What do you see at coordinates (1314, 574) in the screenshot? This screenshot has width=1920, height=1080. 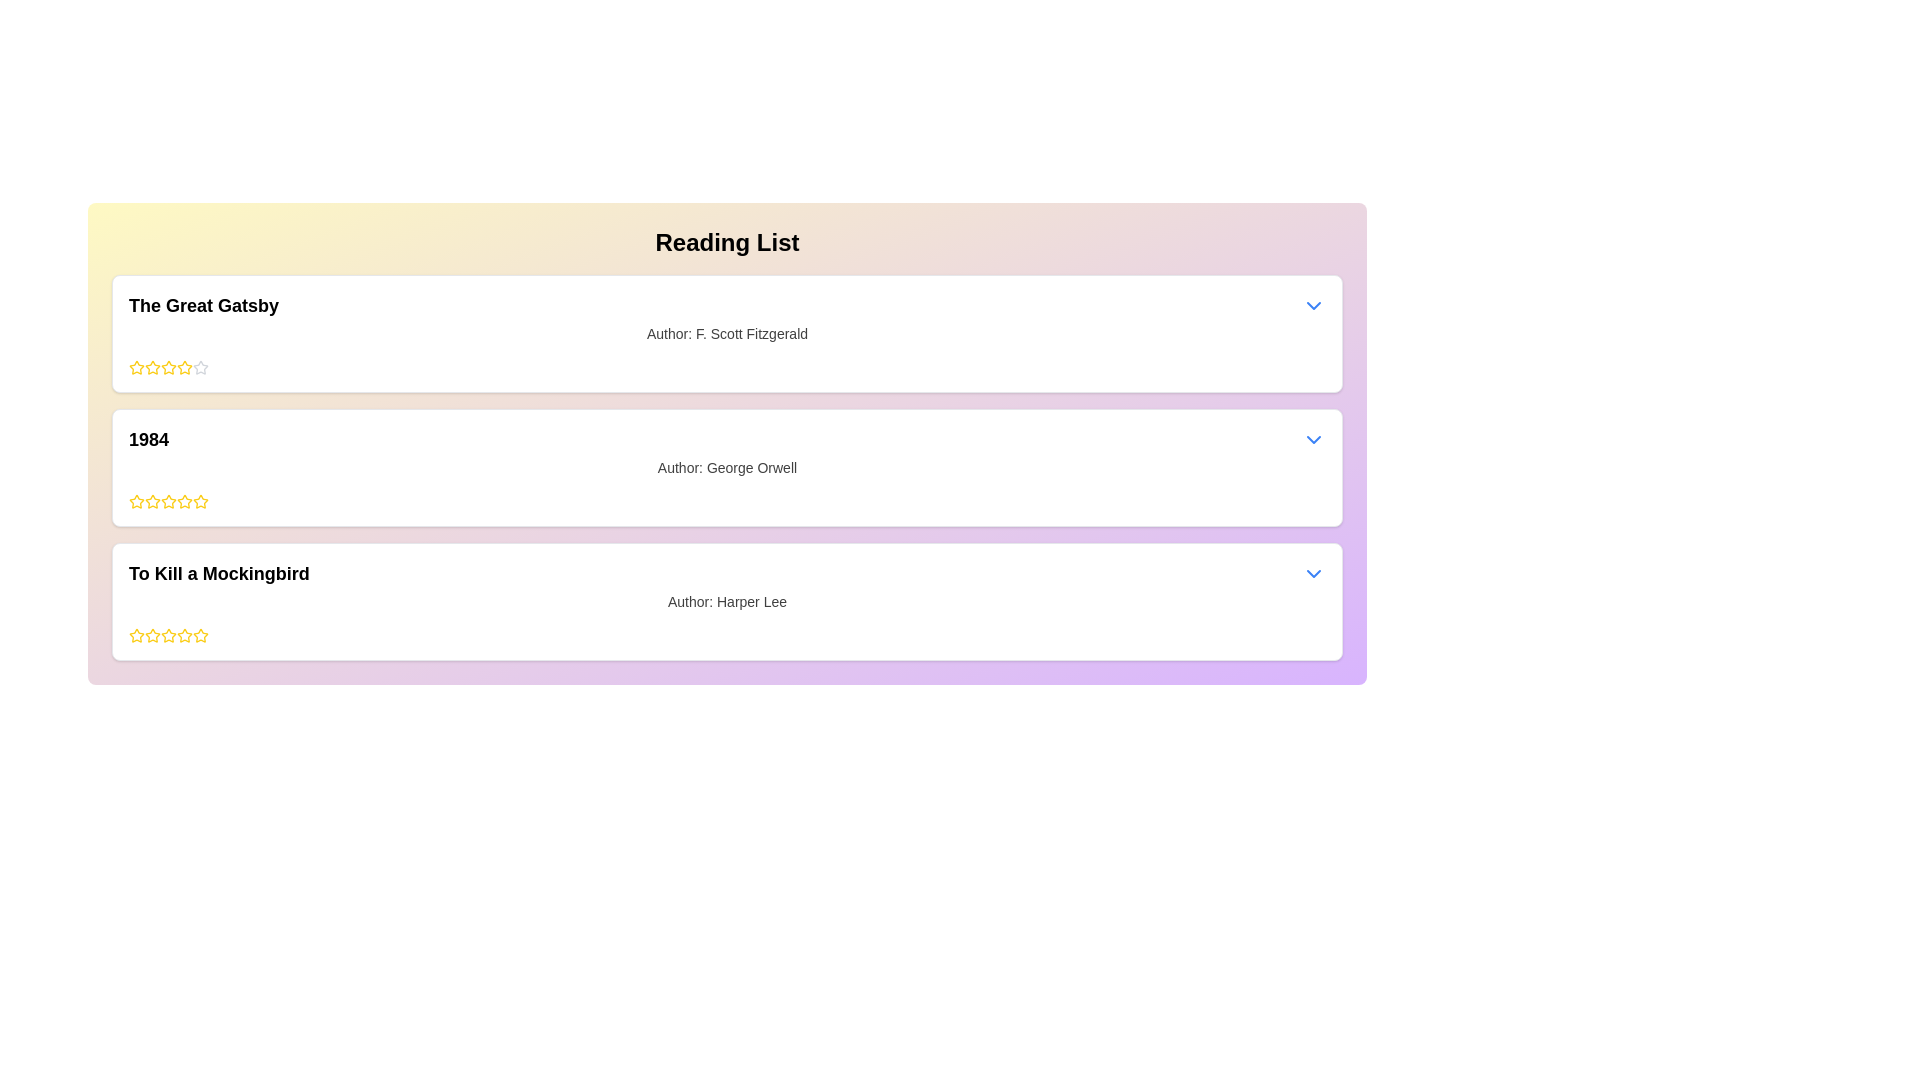 I see `the blue downward-pointing chevron icon` at bounding box center [1314, 574].